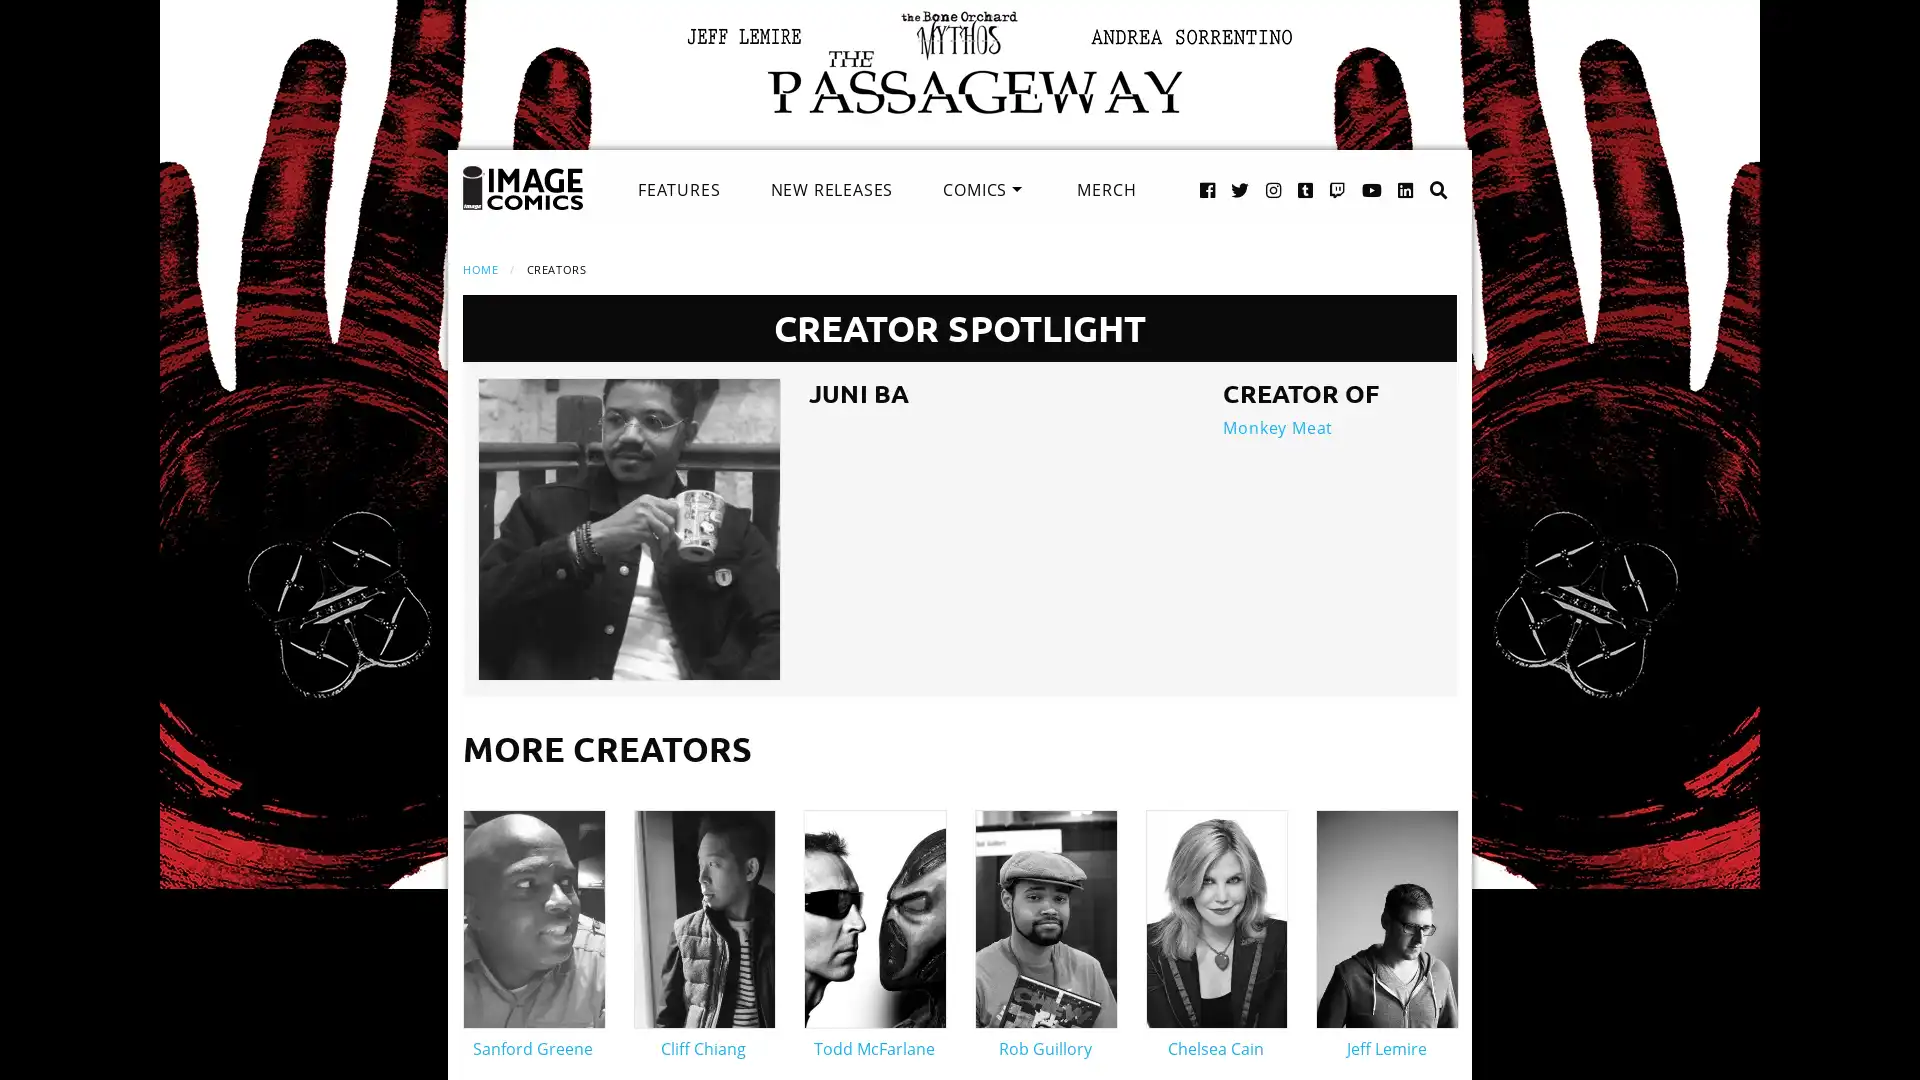 This screenshot has height=1080, width=1920. I want to click on Search, so click(1417, 168).